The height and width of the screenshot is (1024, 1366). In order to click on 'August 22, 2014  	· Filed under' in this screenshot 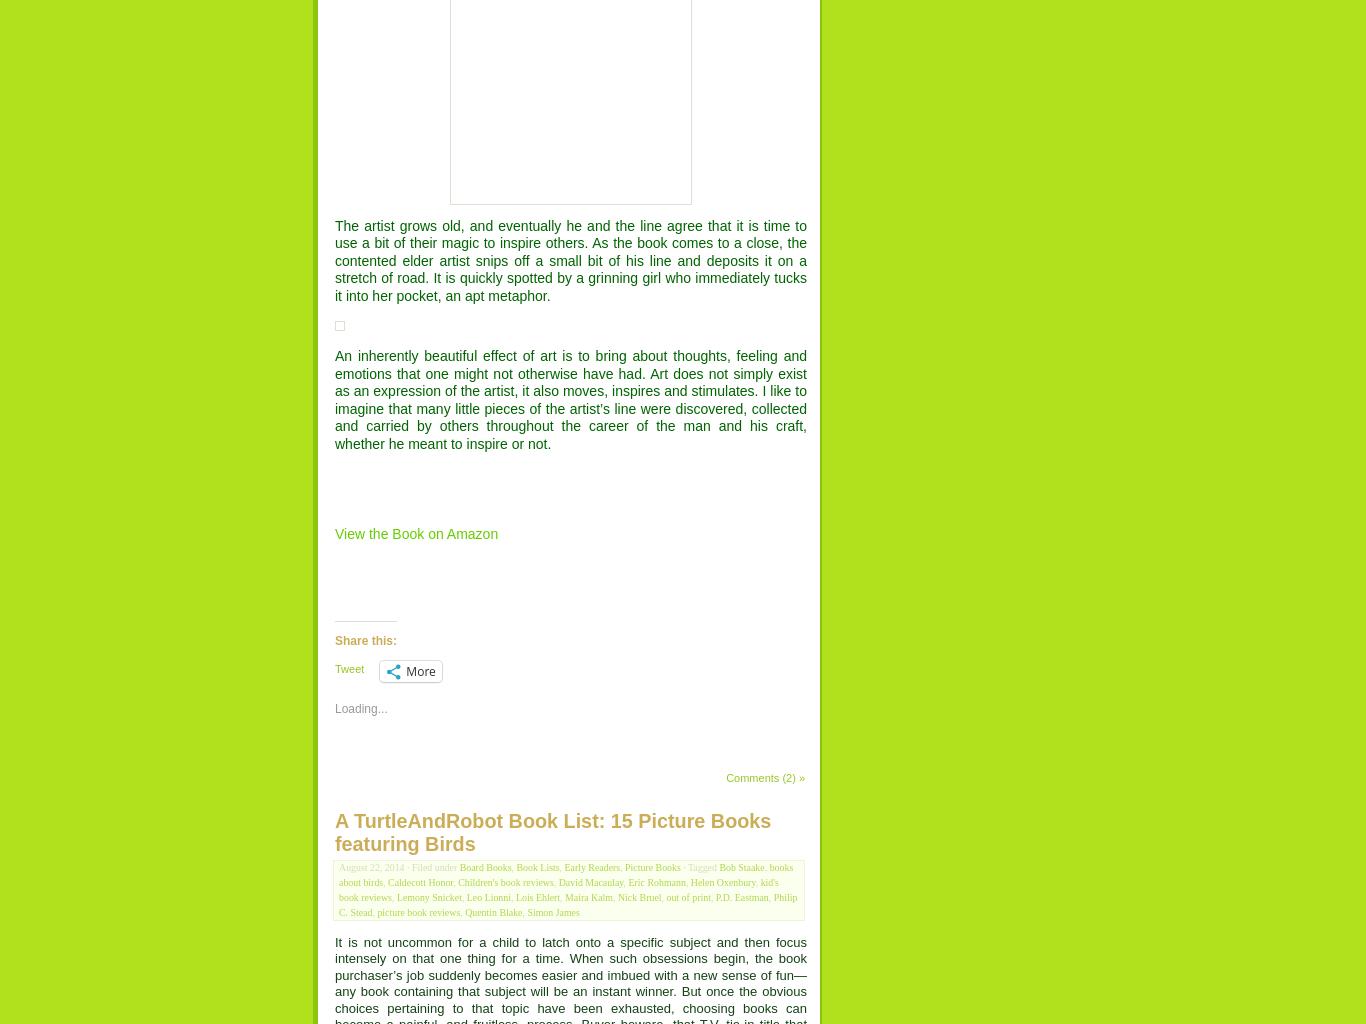, I will do `click(398, 867)`.